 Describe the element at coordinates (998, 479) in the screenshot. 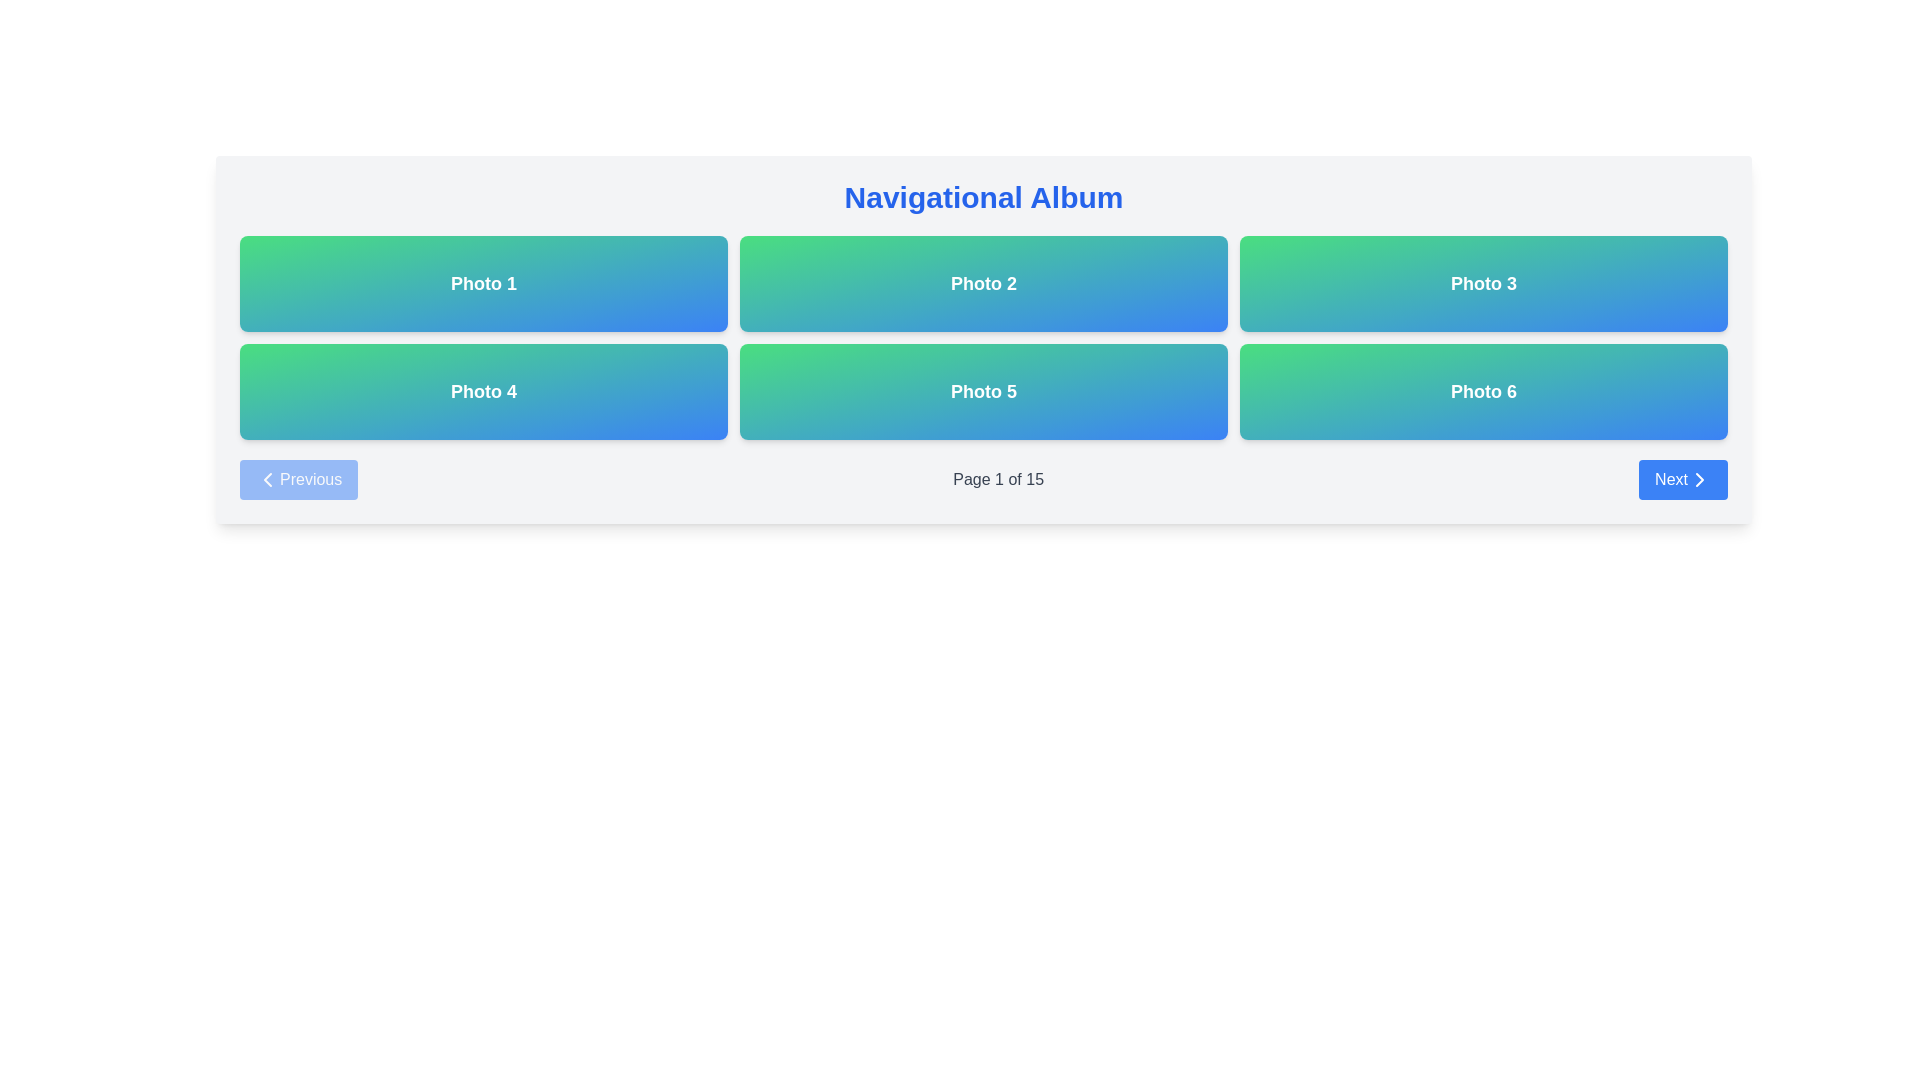

I see `the Text display component indicating the current page number (1) out of 15 in the paginated list, centrally located within the navigation section` at that location.